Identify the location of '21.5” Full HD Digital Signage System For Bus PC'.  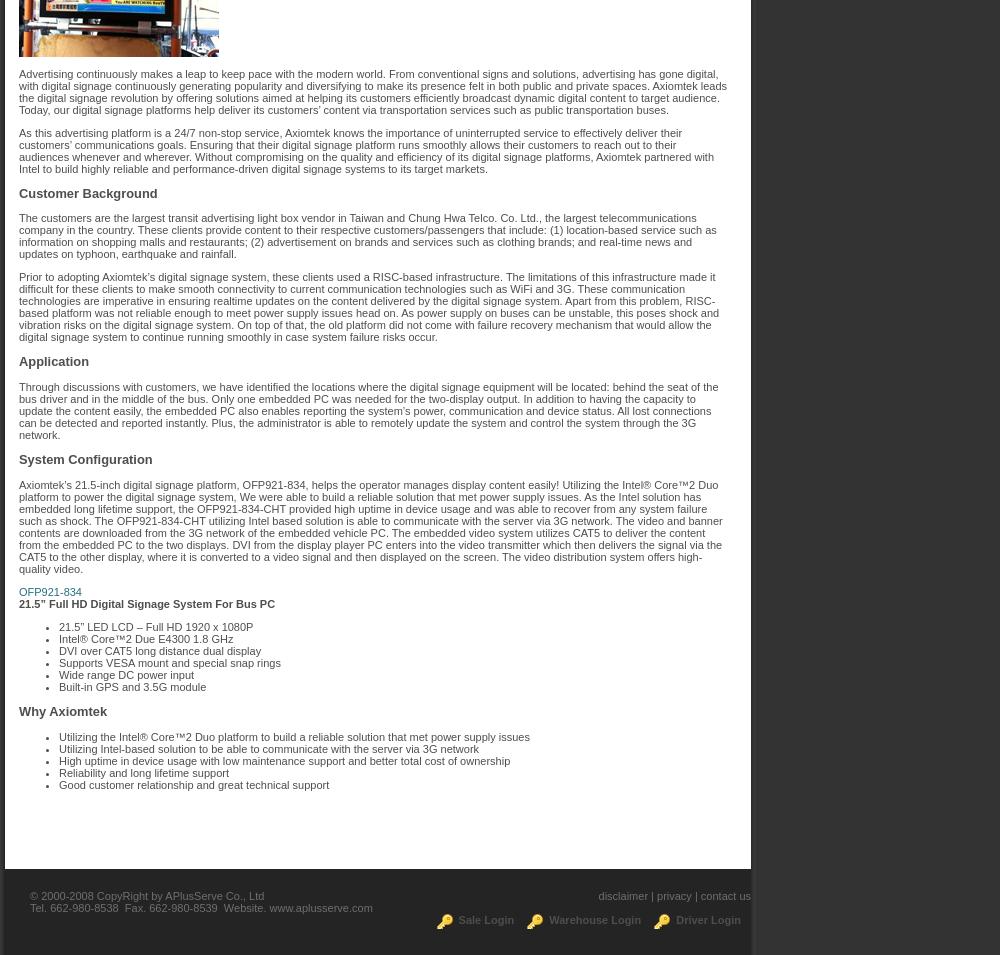
(147, 602).